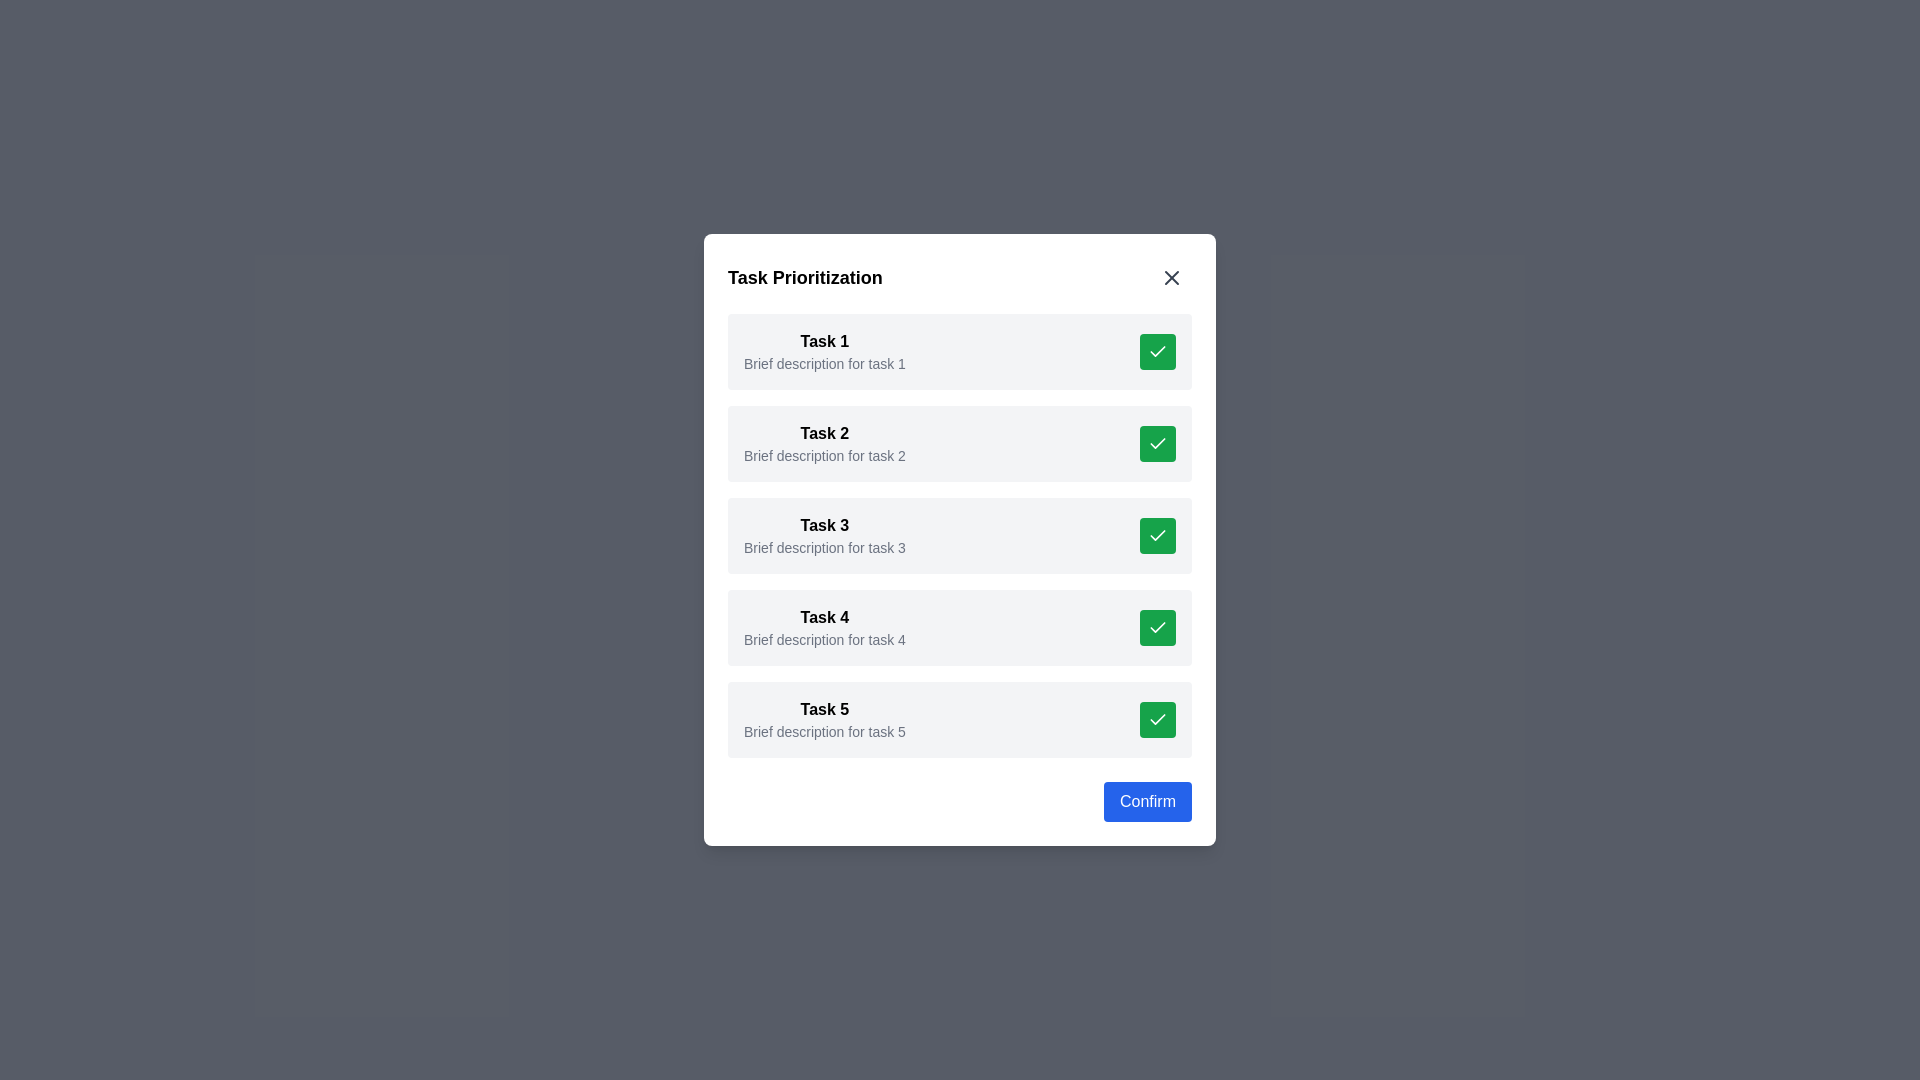 The height and width of the screenshot is (1080, 1920). What do you see at coordinates (1157, 627) in the screenshot?
I see `the confirmation button for 'Task 4'` at bounding box center [1157, 627].